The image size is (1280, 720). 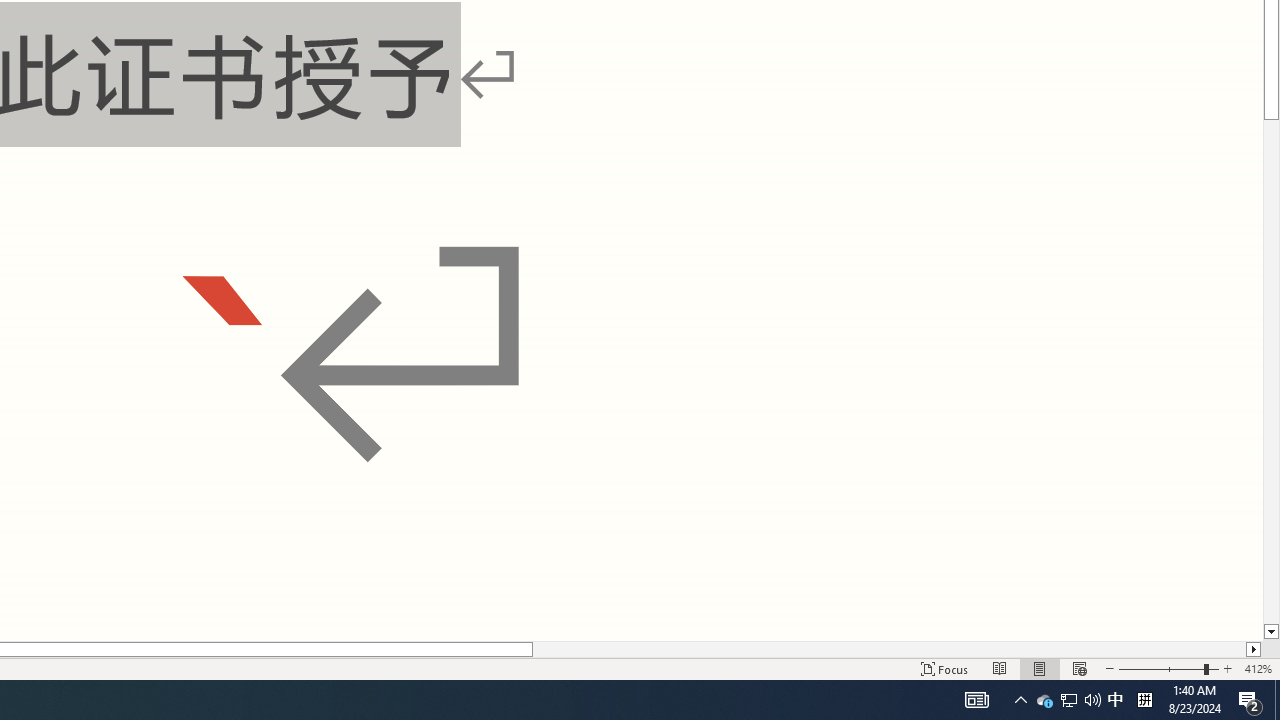 I want to click on 'Page down', so click(x=1270, y=372).